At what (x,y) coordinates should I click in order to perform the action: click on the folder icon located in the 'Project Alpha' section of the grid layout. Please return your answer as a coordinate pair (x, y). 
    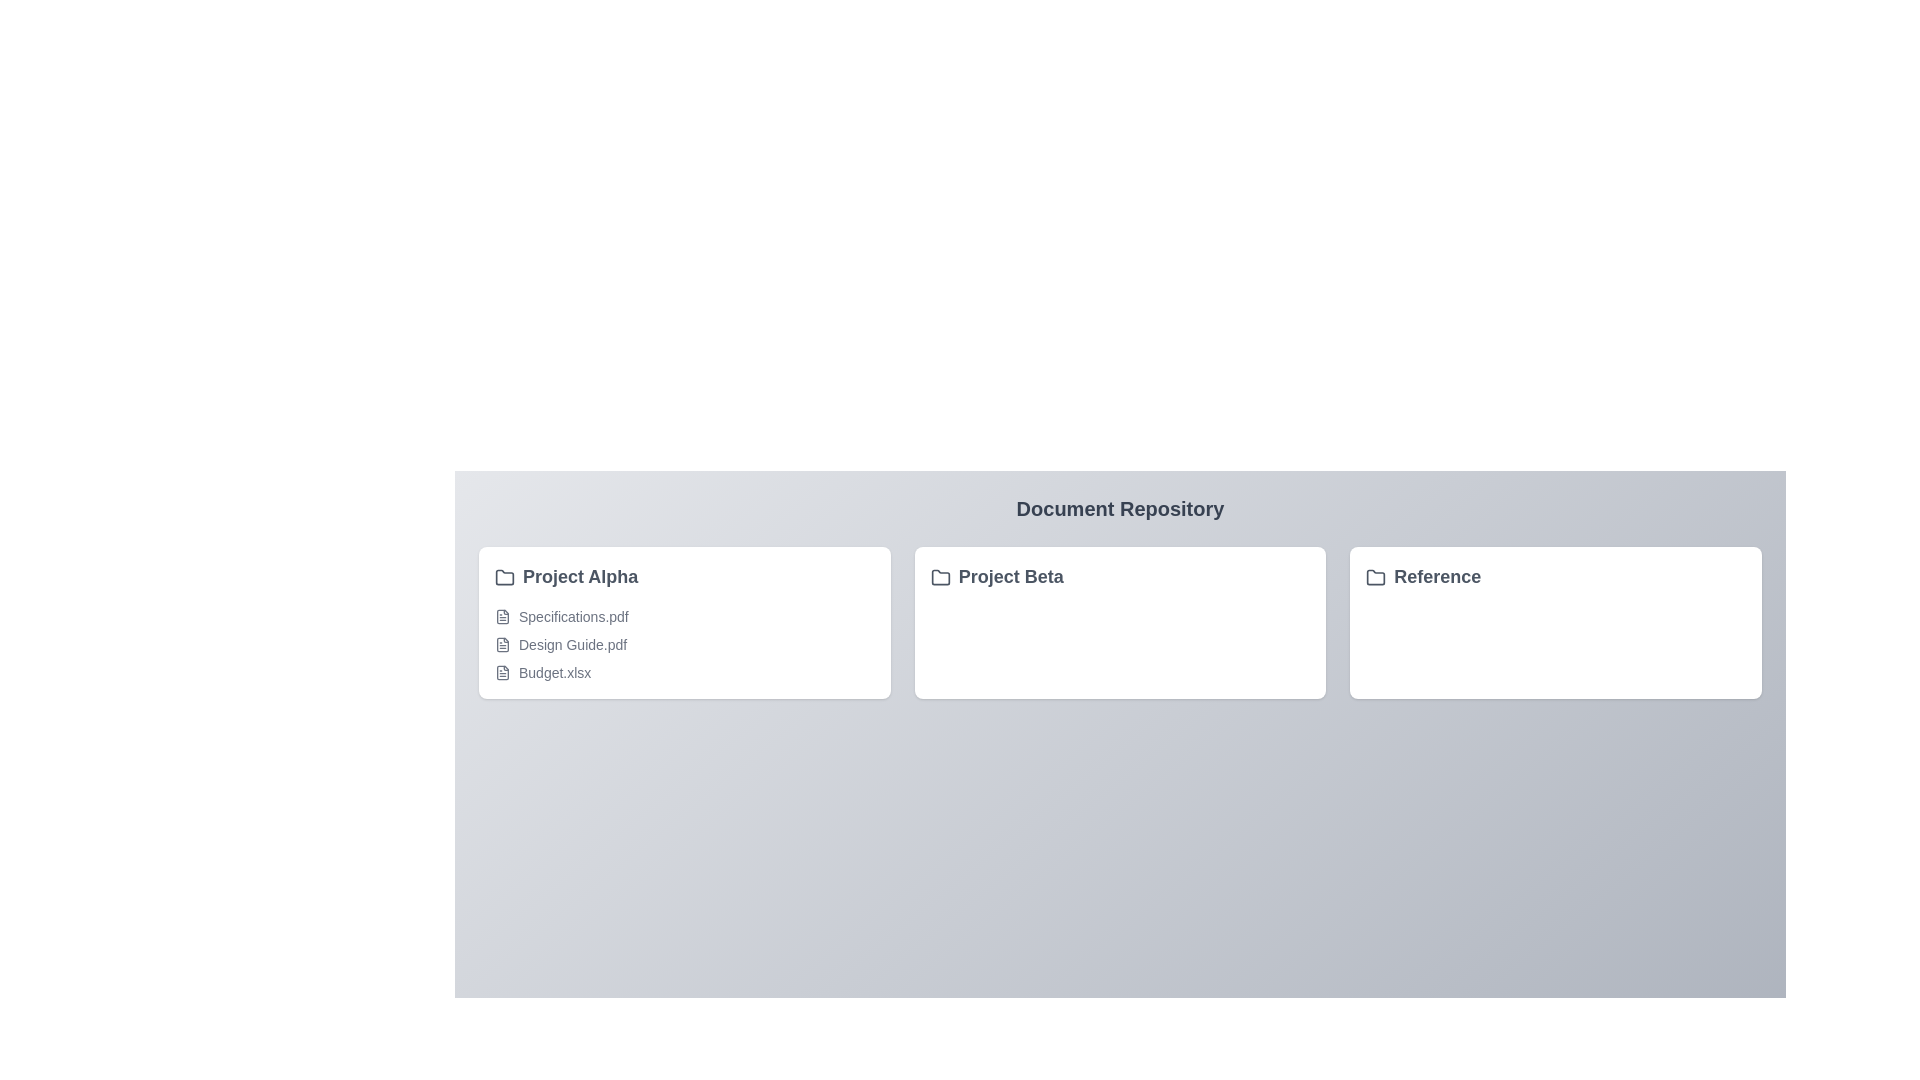
    Looking at the image, I should click on (504, 577).